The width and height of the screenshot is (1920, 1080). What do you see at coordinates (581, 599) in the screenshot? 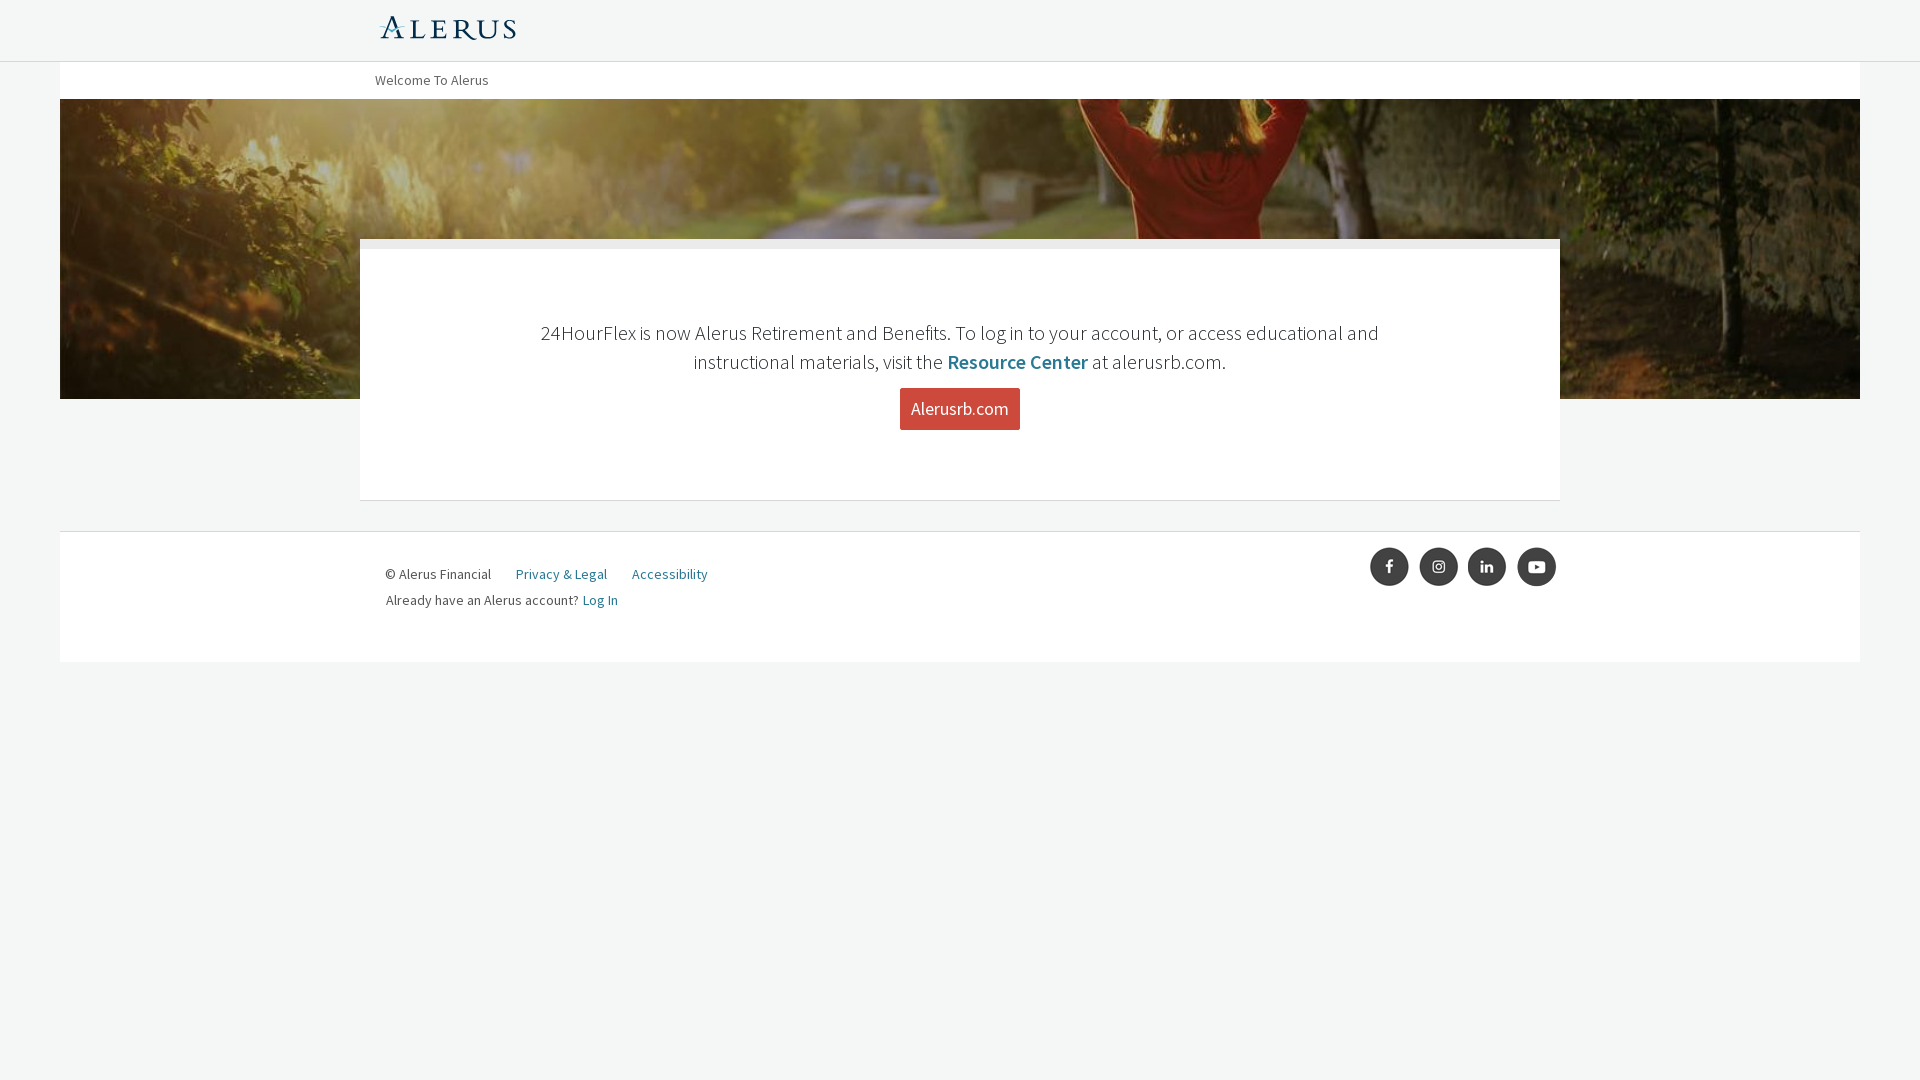
I see `'Log In'` at bounding box center [581, 599].